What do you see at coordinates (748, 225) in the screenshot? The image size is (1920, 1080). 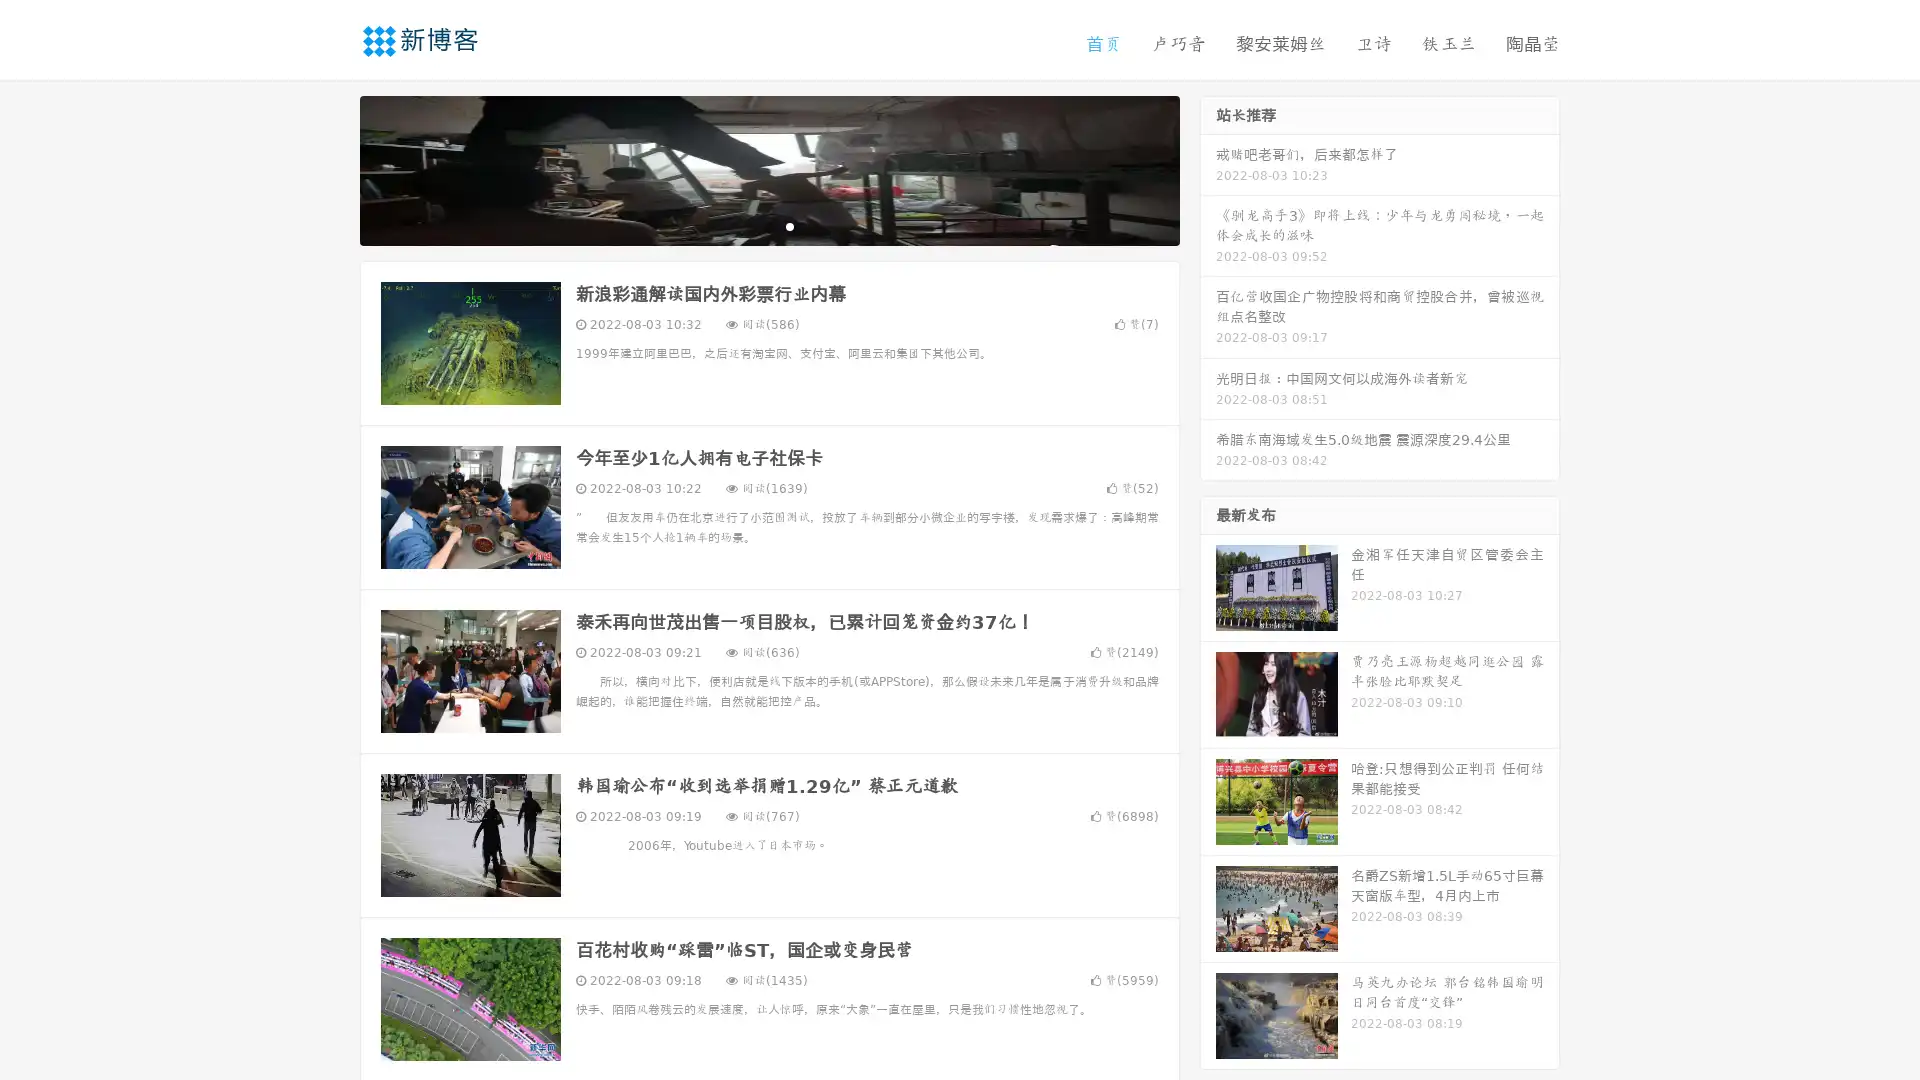 I see `Go to slide 1` at bounding box center [748, 225].